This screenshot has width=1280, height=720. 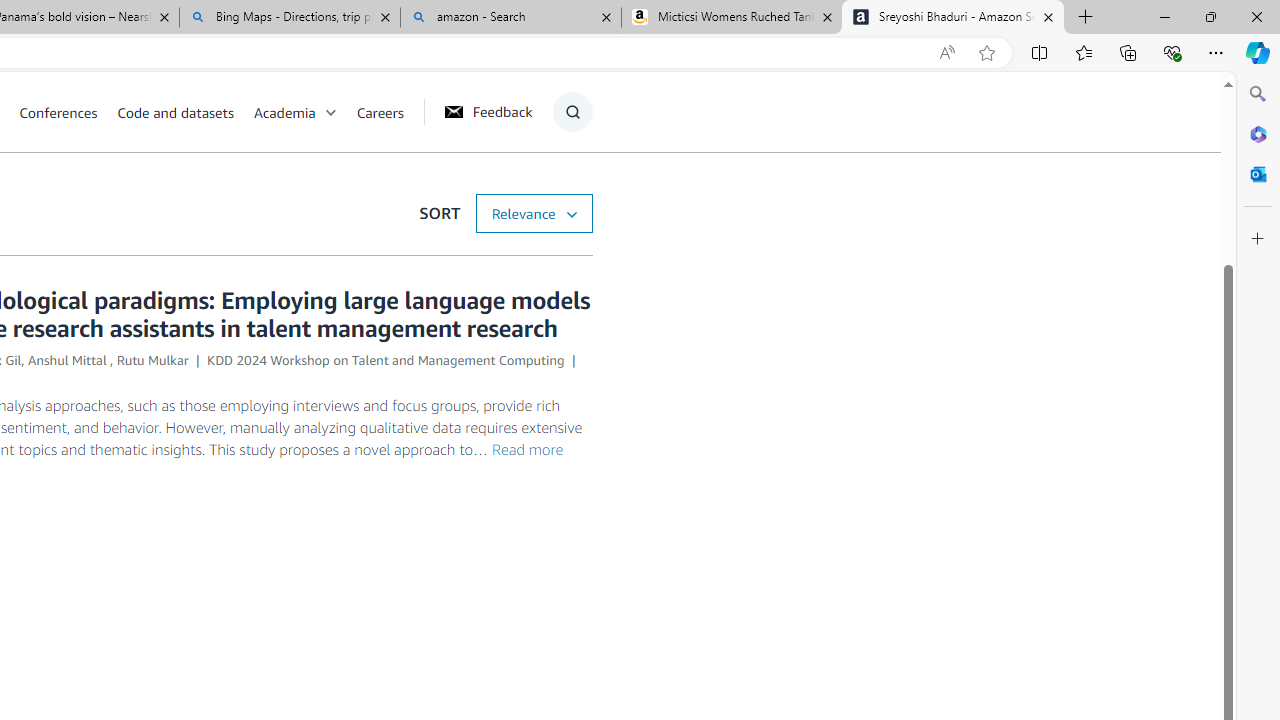 I want to click on 'Careers', so click(x=380, y=111).